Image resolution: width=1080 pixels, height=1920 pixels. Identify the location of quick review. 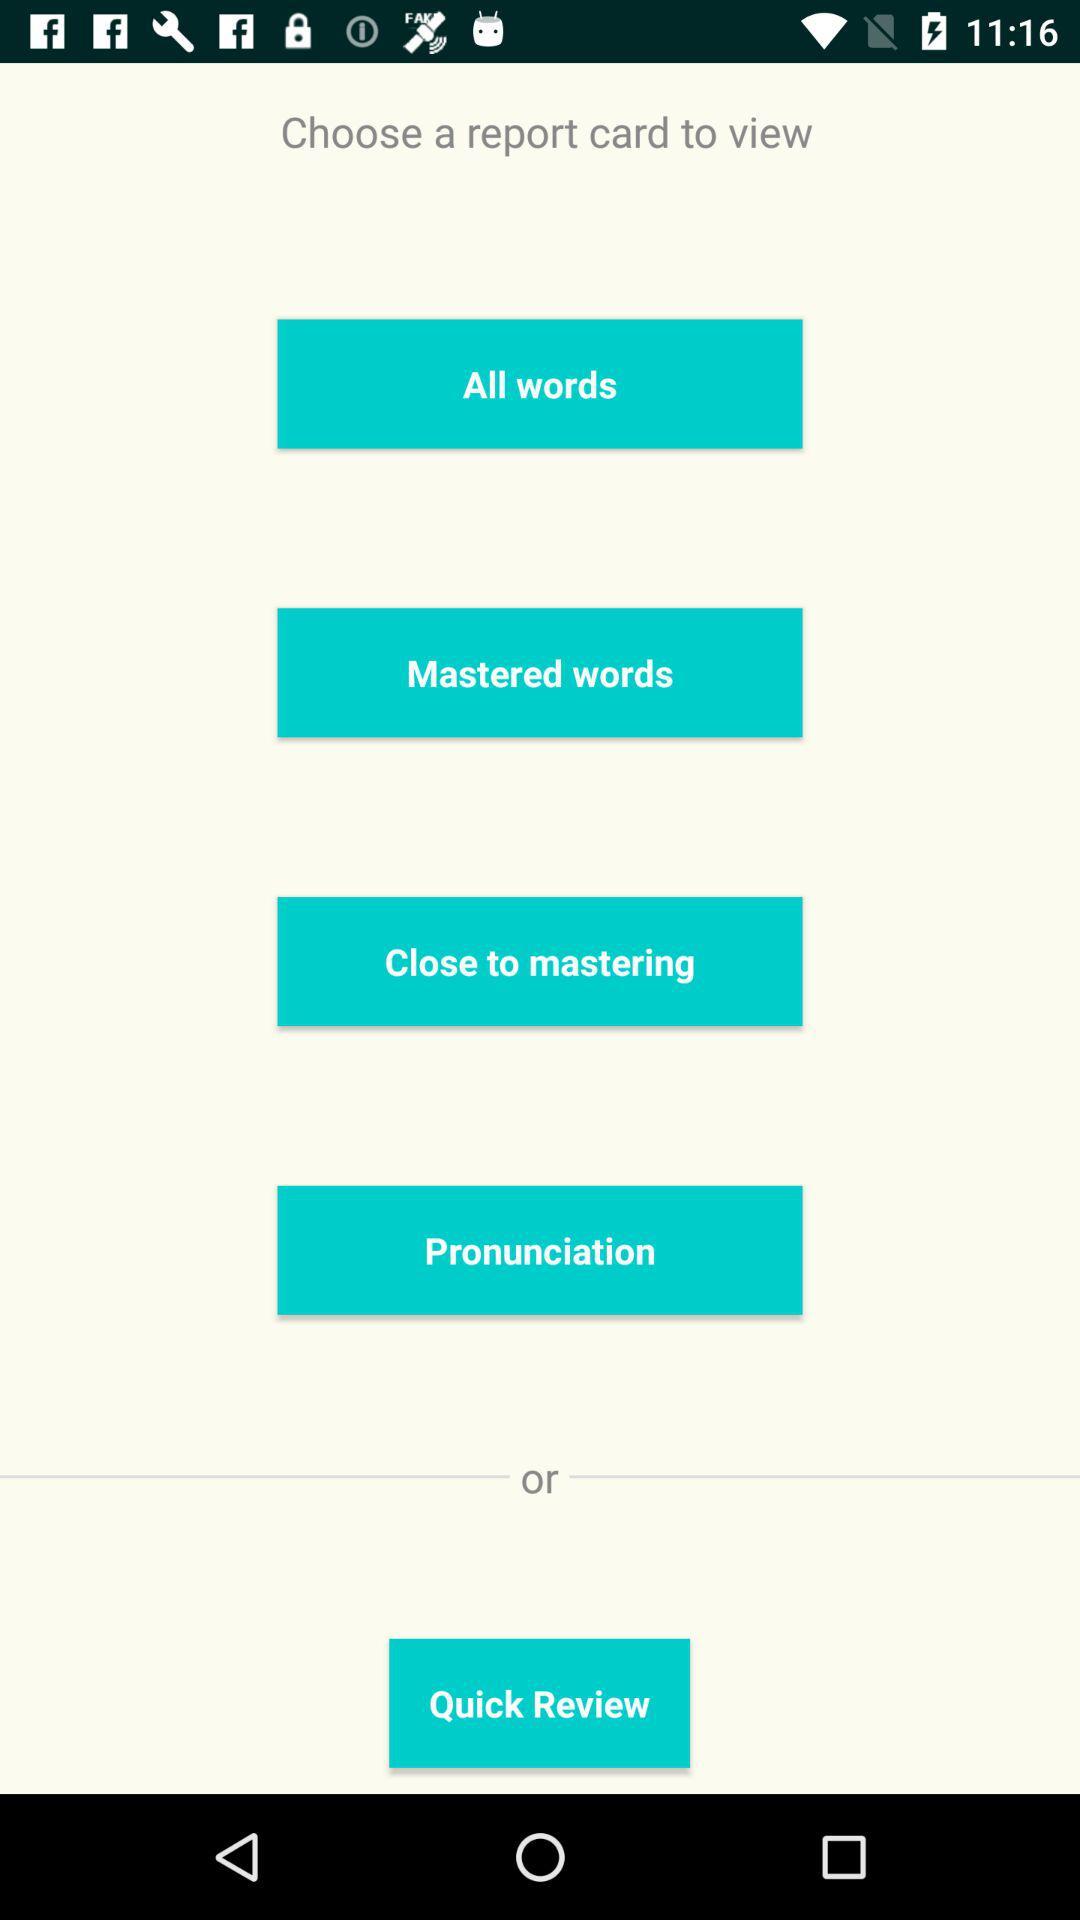
(538, 1702).